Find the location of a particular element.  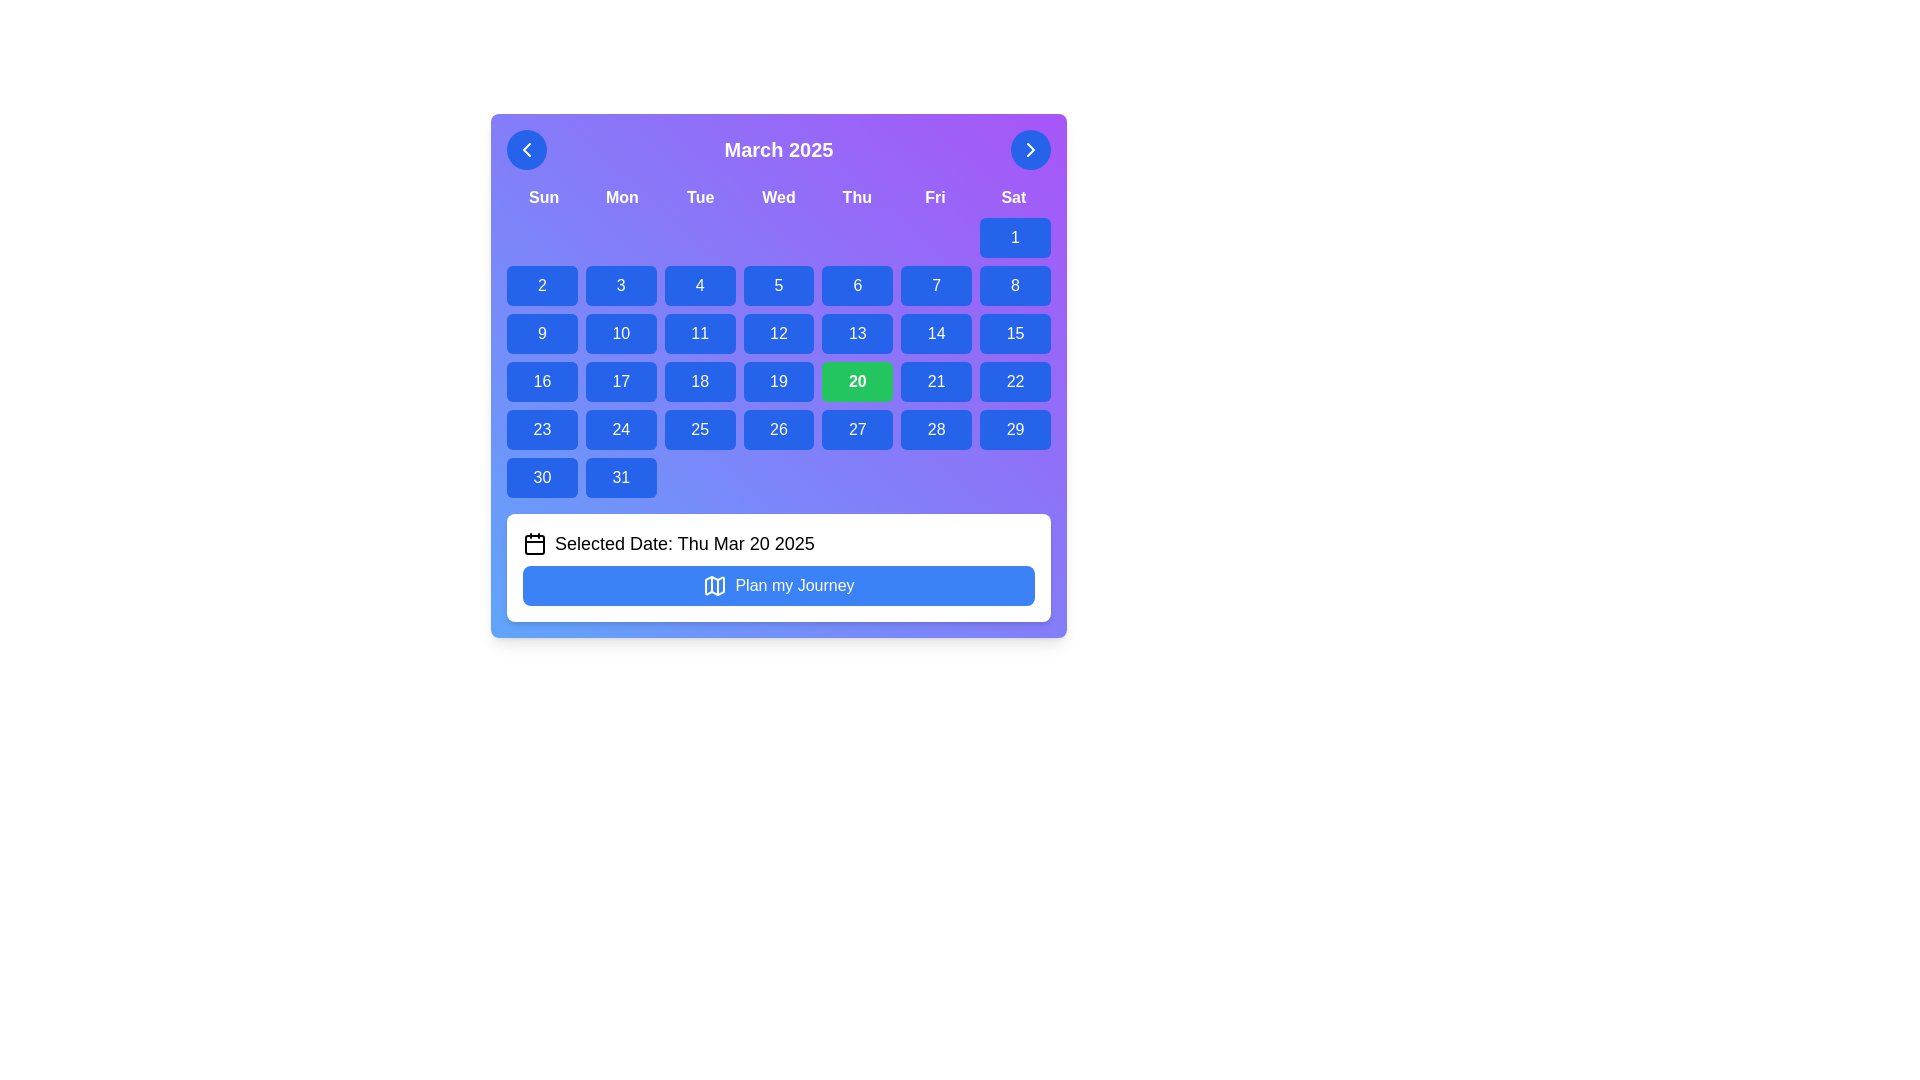

the icon within the circular button located in the upper left corner of the calendar interface is located at coordinates (527, 149).